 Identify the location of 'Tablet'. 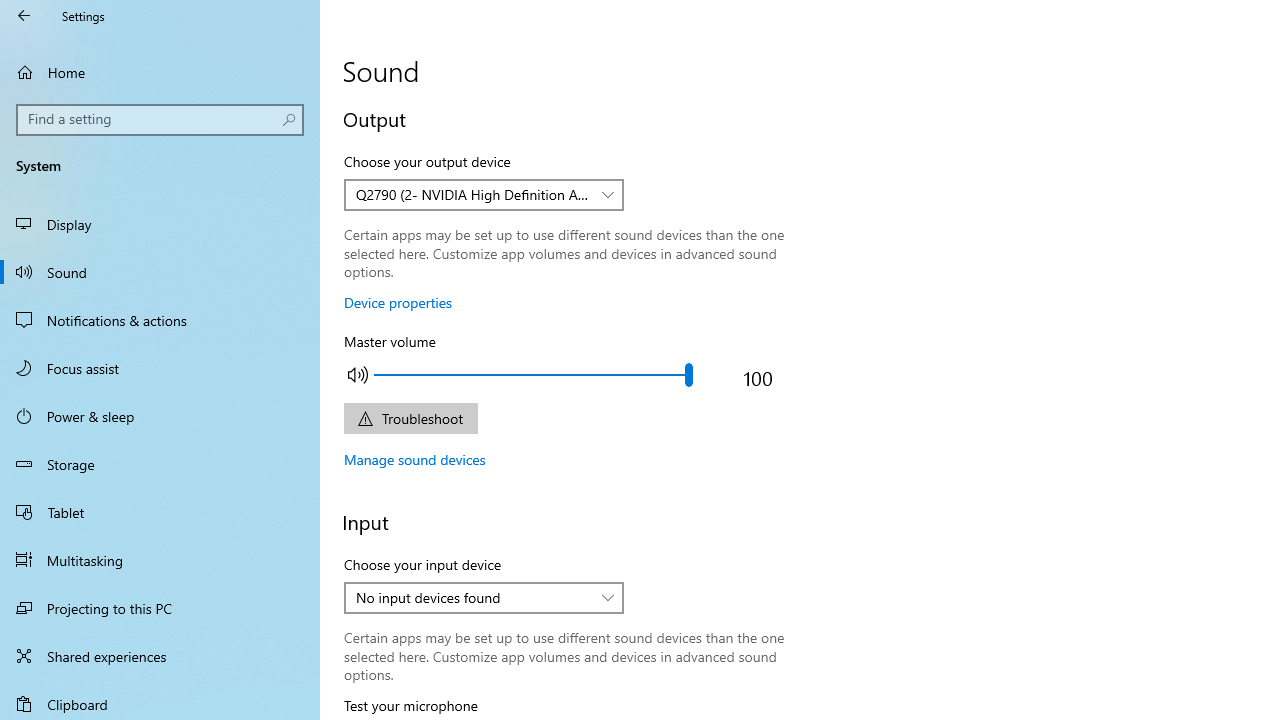
(160, 510).